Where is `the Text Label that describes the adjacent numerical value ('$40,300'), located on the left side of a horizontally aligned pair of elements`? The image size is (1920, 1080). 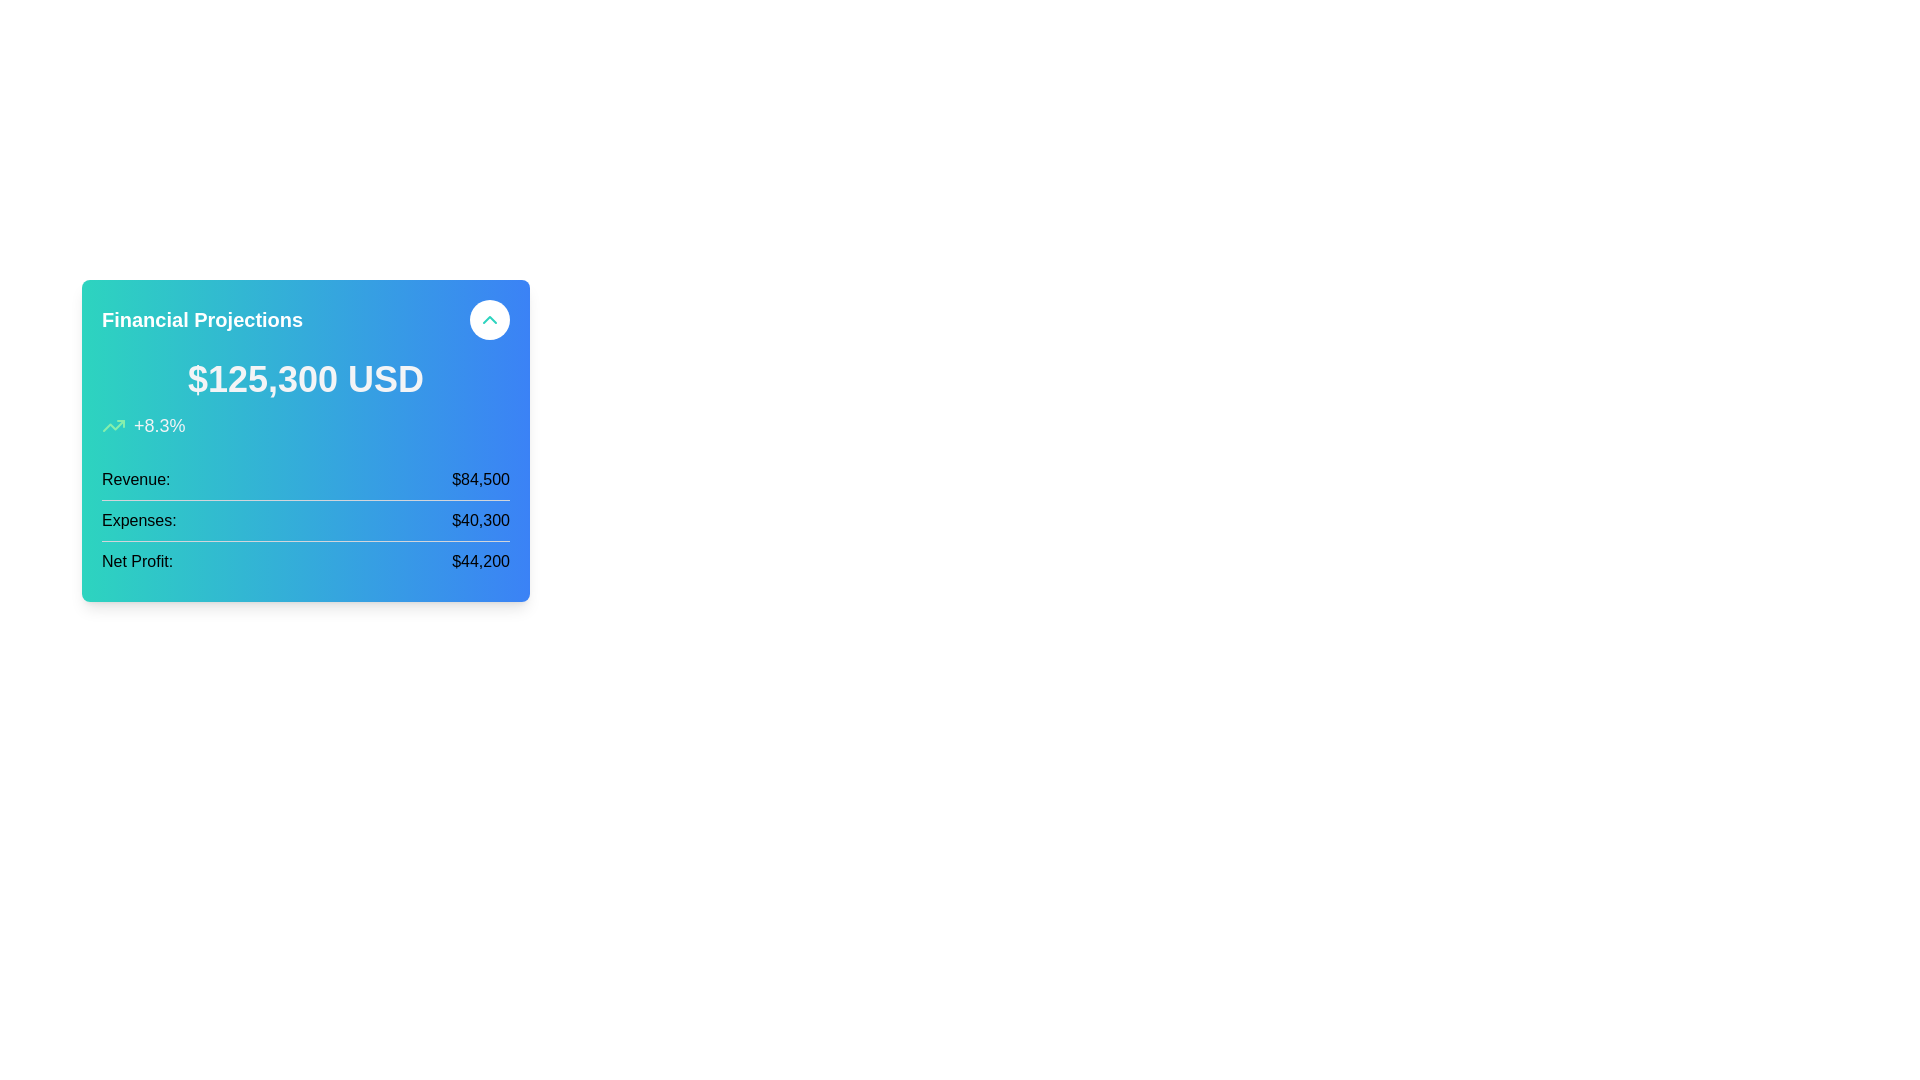 the Text Label that describes the adjacent numerical value ('$40,300'), located on the left side of a horizontally aligned pair of elements is located at coordinates (138, 519).